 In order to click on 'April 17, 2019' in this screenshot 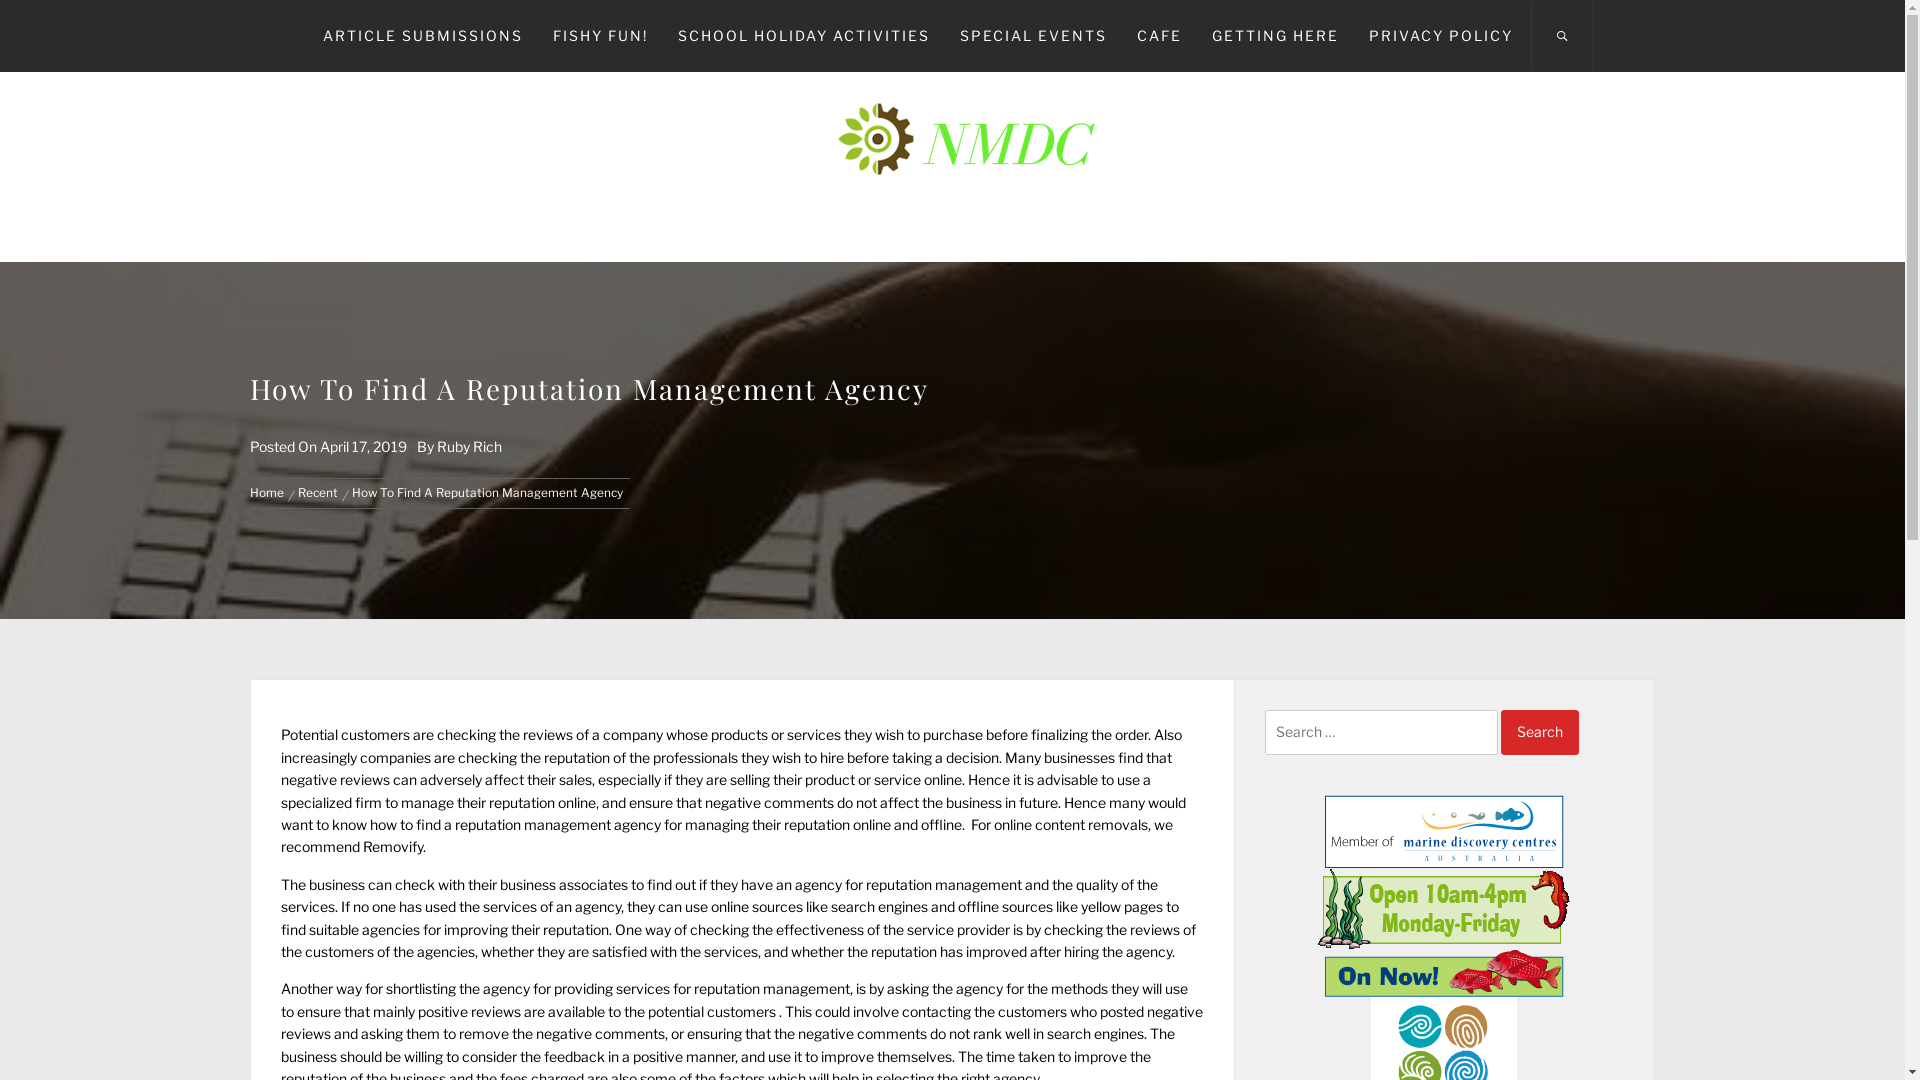, I will do `click(320, 445)`.